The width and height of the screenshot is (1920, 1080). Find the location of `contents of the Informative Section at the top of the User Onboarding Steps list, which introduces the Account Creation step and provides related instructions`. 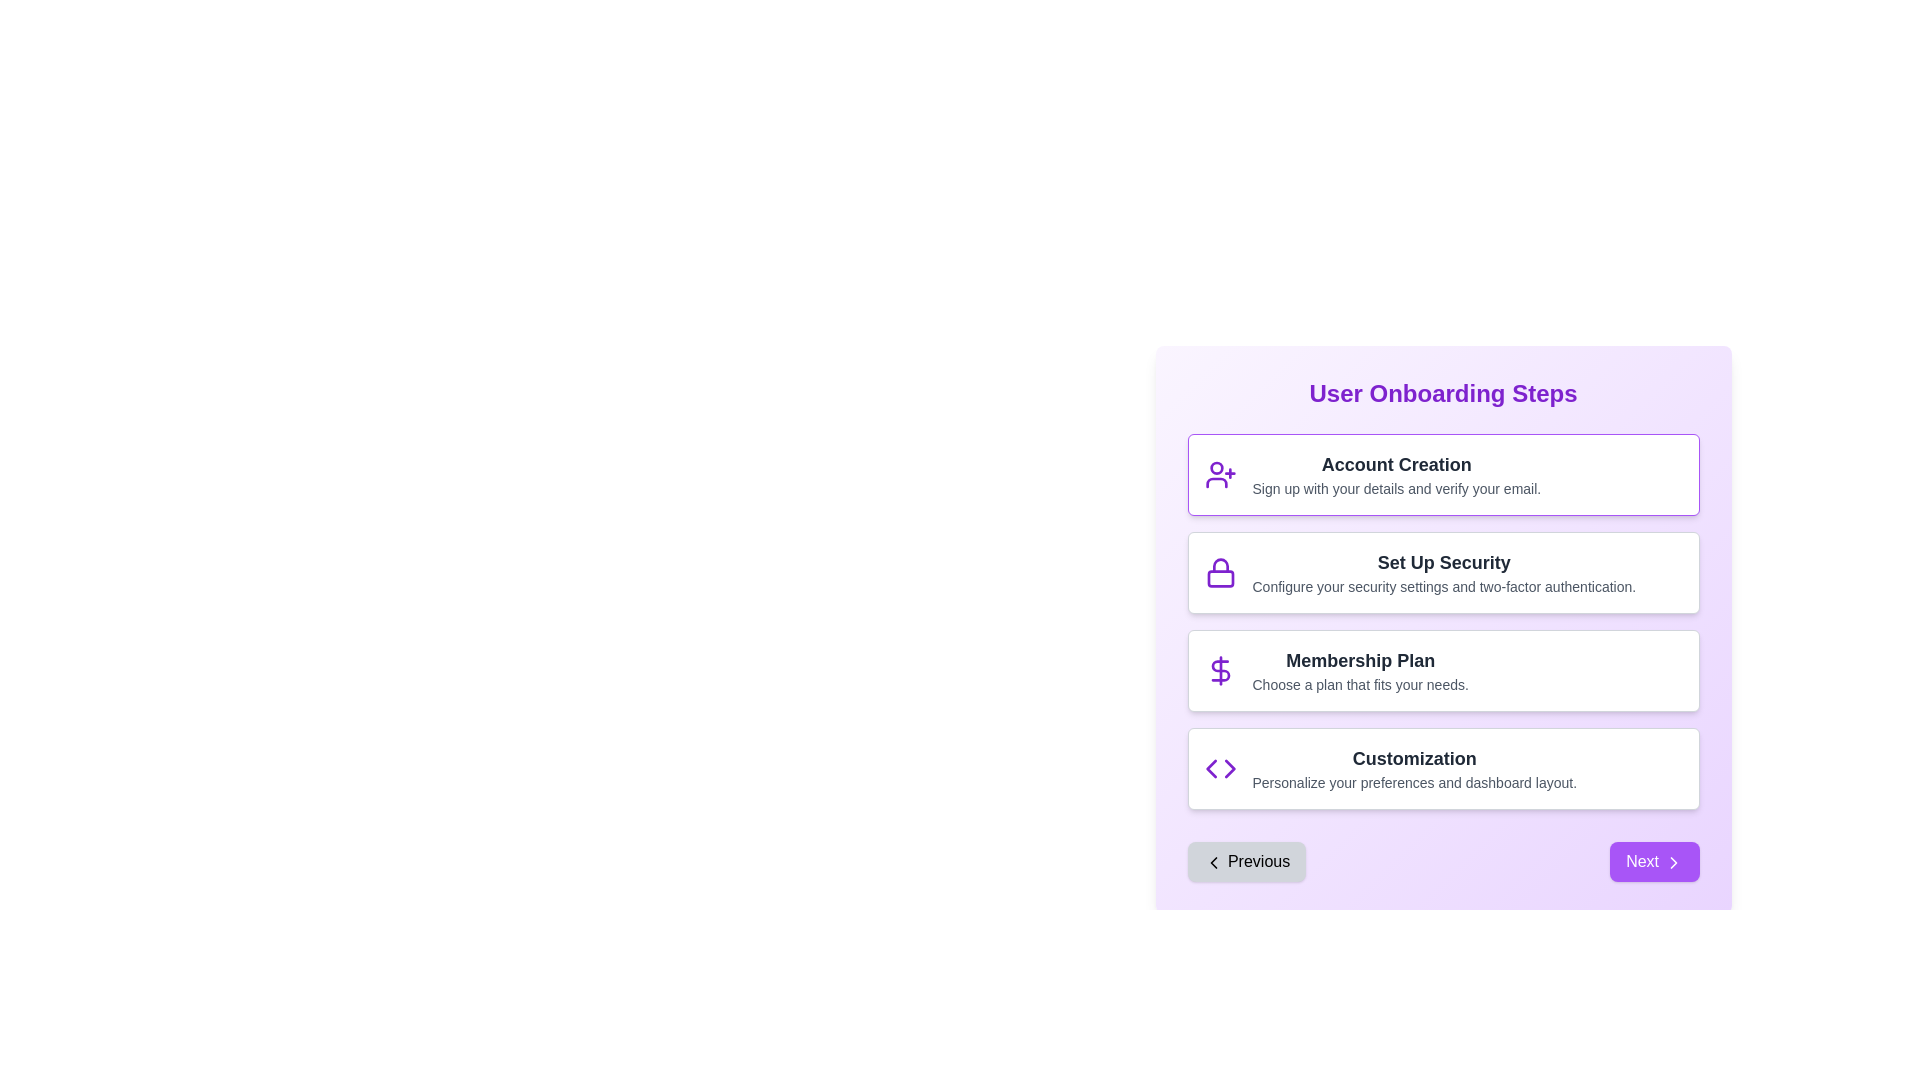

contents of the Informative Section at the top of the User Onboarding Steps list, which introduces the Account Creation step and provides related instructions is located at coordinates (1443, 474).